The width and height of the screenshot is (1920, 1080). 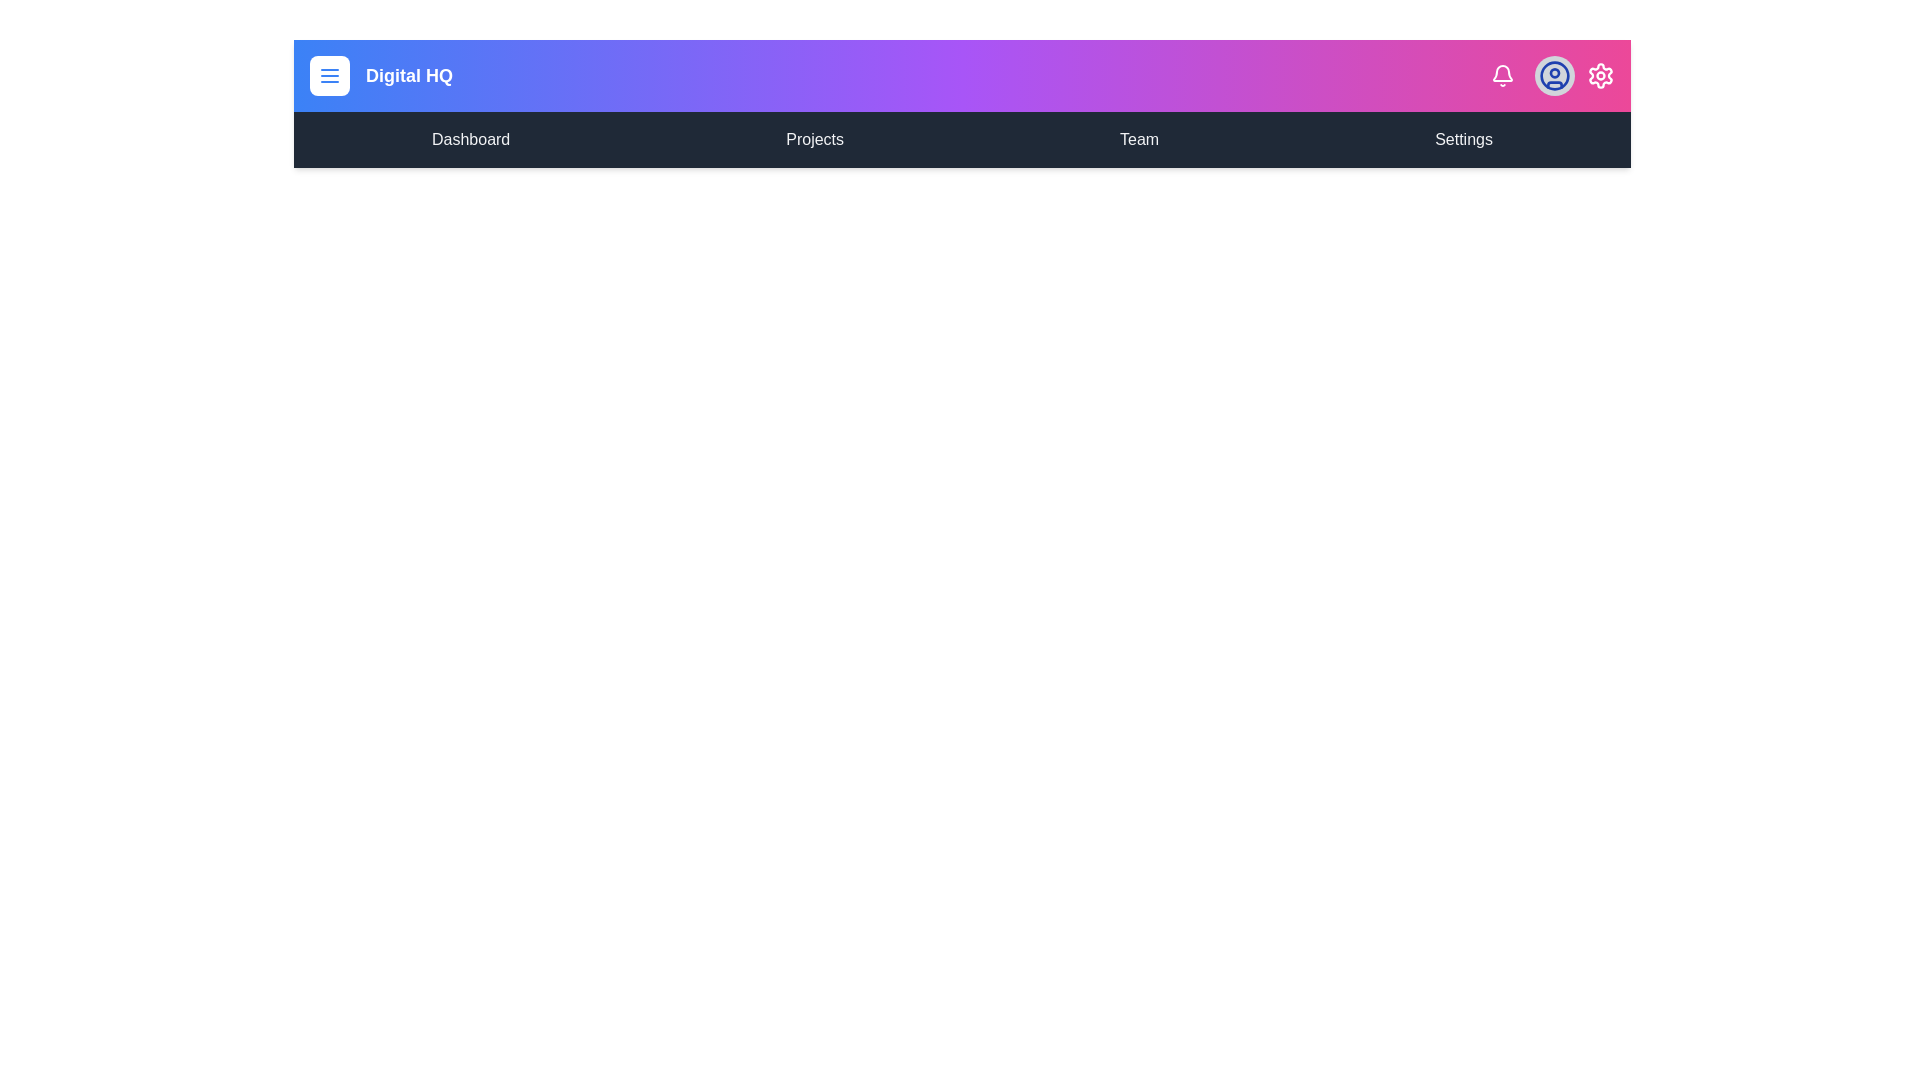 I want to click on the menu item labeled Team in the navigation bar, so click(x=1138, y=138).